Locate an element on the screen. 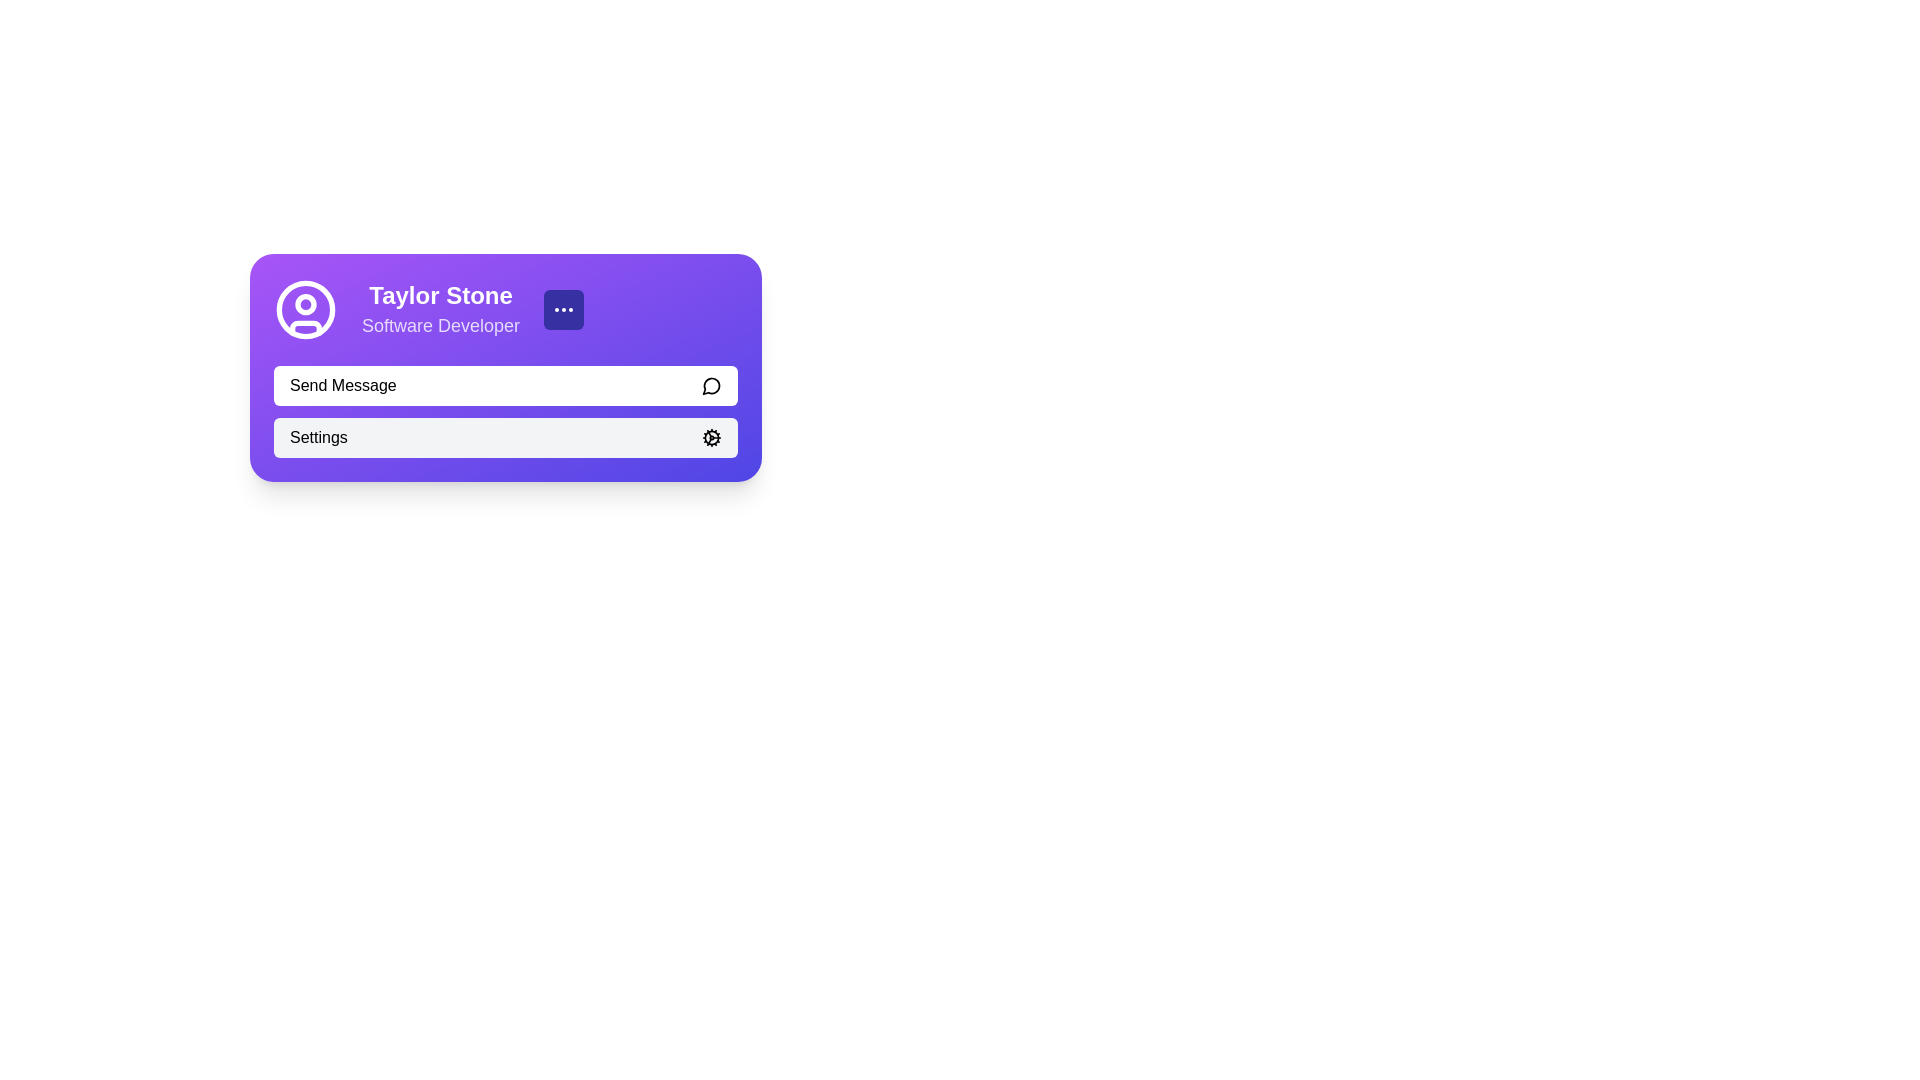  the menu toggle button located in the top-right corner of the user profile card is located at coordinates (563, 309).